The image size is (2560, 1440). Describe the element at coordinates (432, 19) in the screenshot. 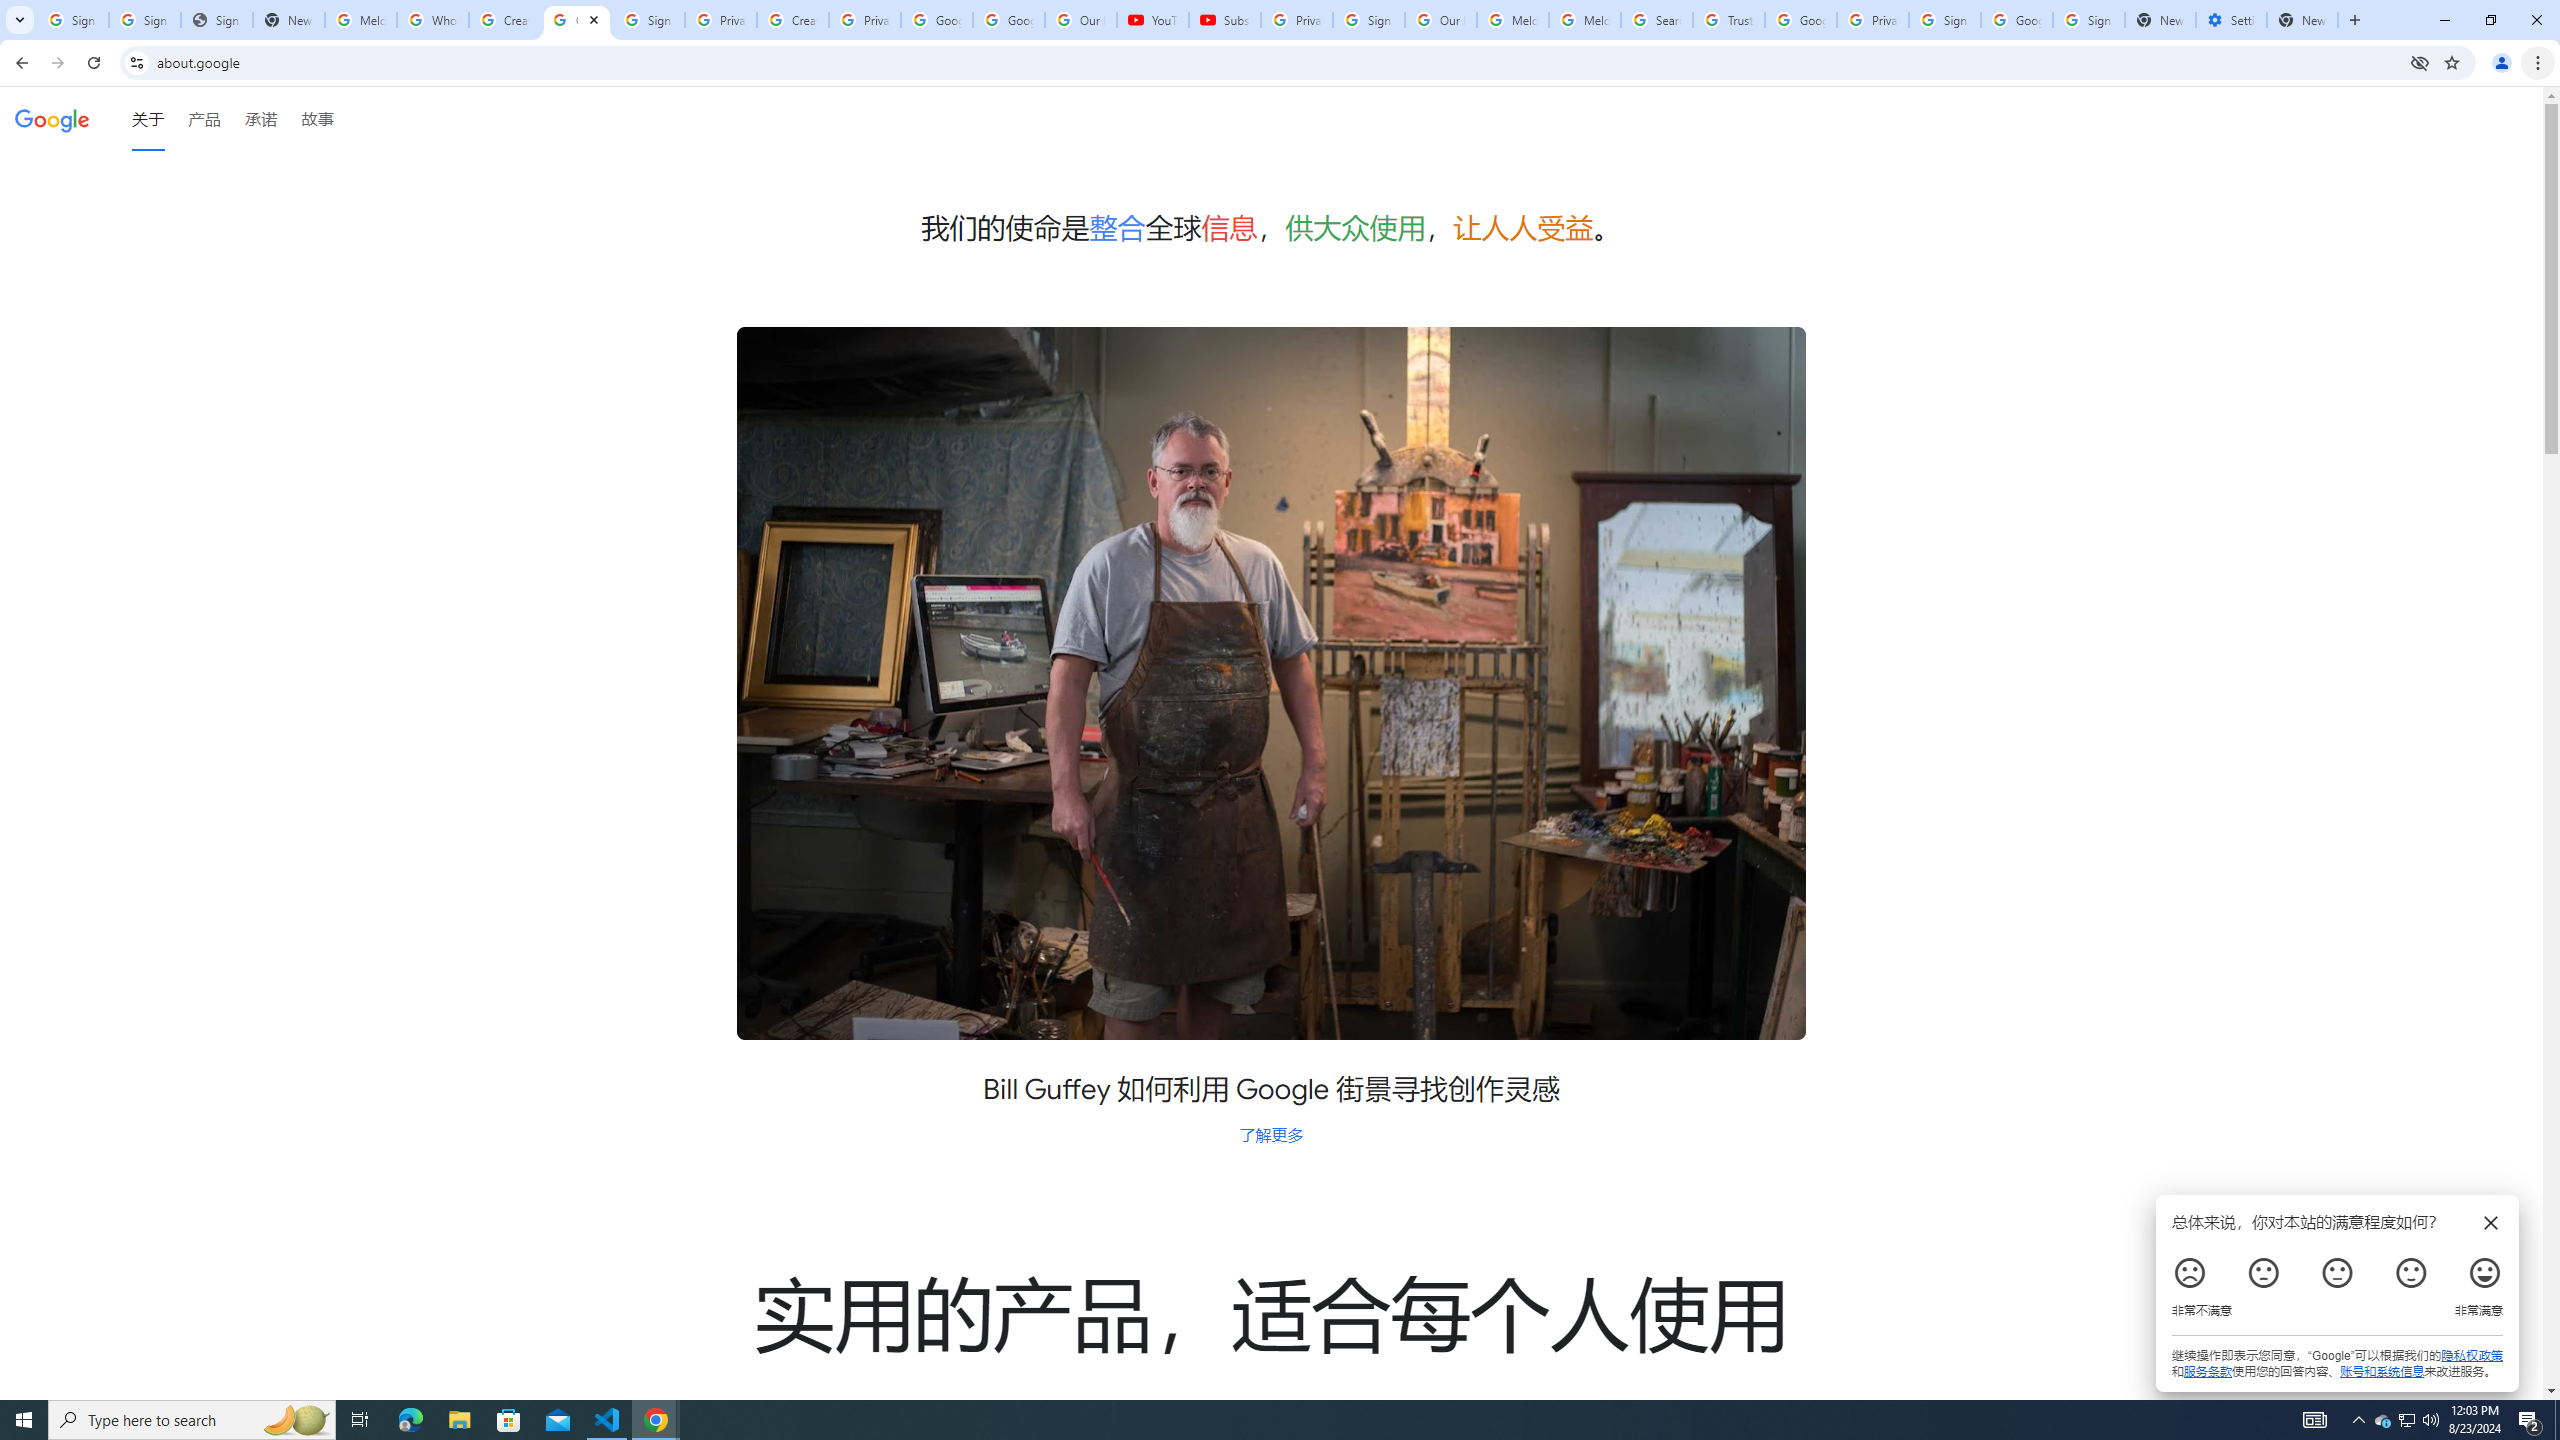

I see `'Who is my administrator? - Google Account Help'` at that location.